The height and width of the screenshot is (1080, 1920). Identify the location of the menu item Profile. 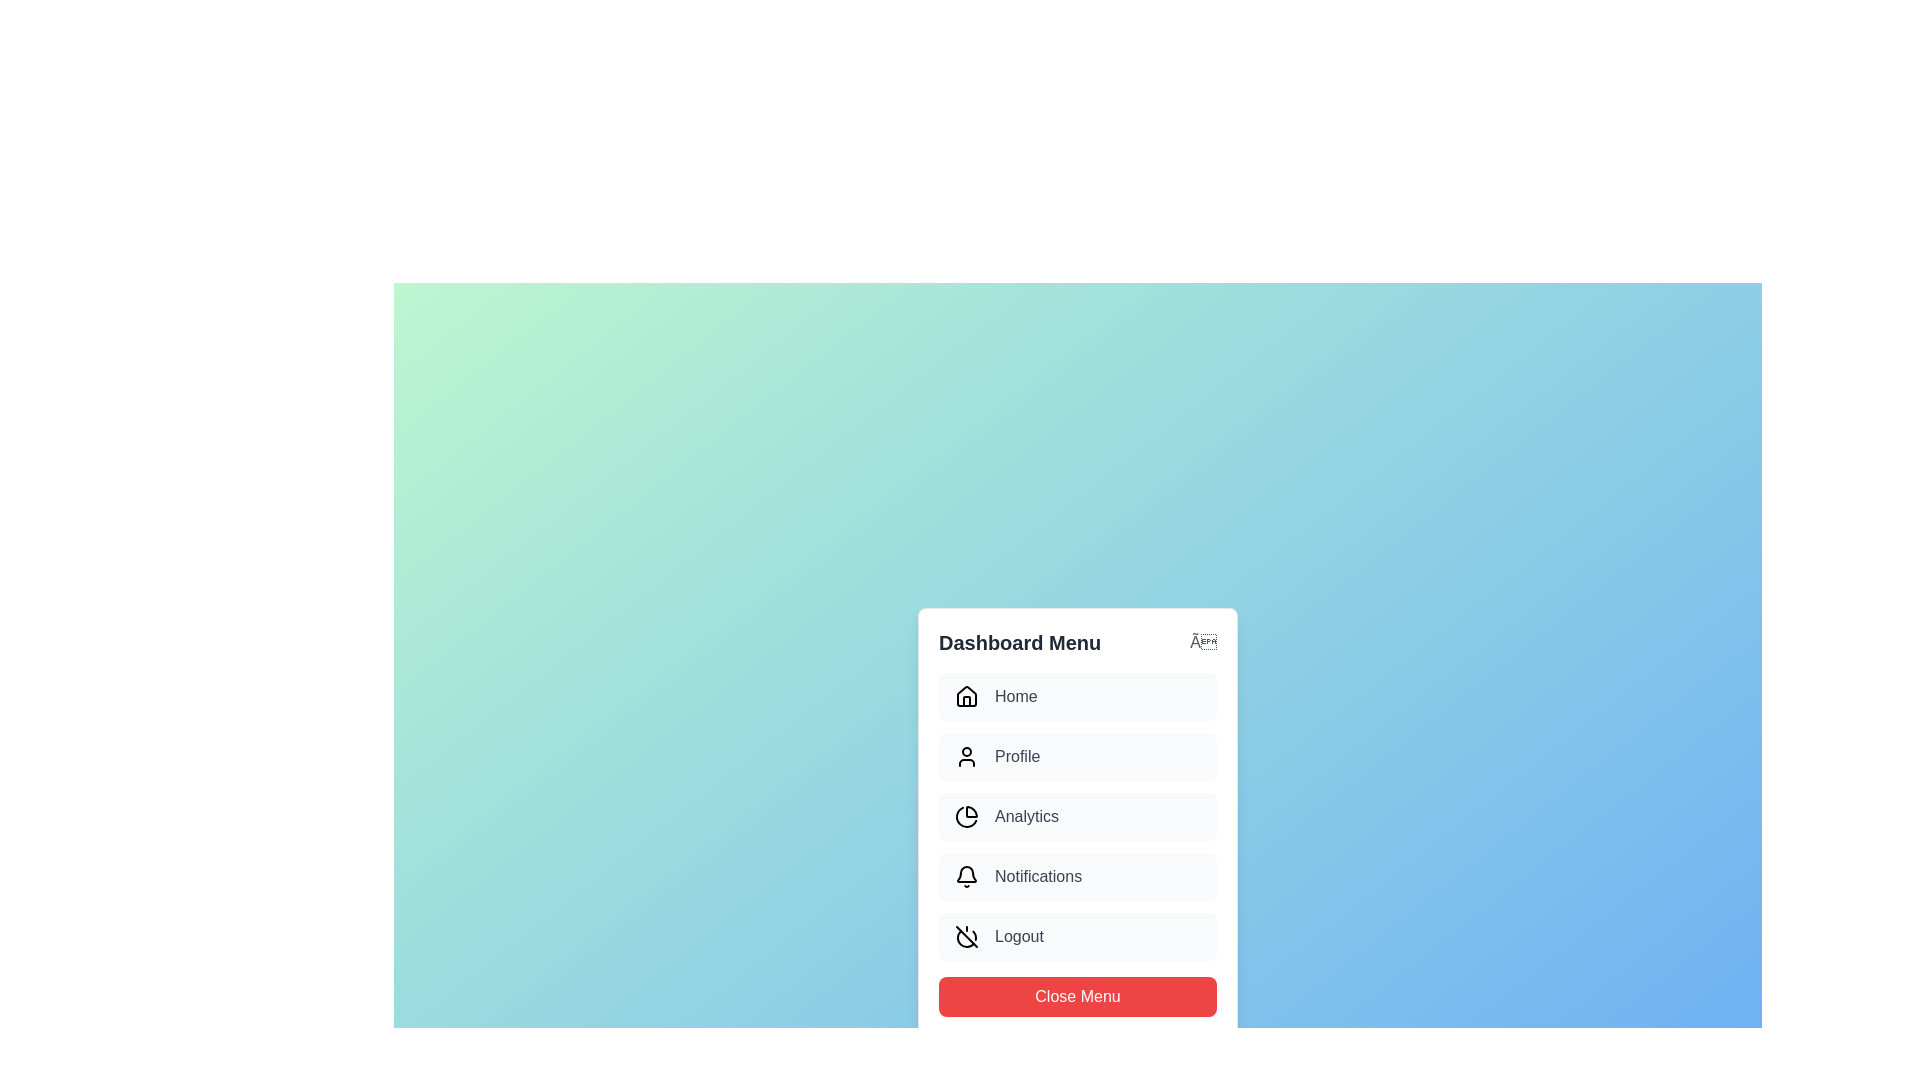
(1077, 756).